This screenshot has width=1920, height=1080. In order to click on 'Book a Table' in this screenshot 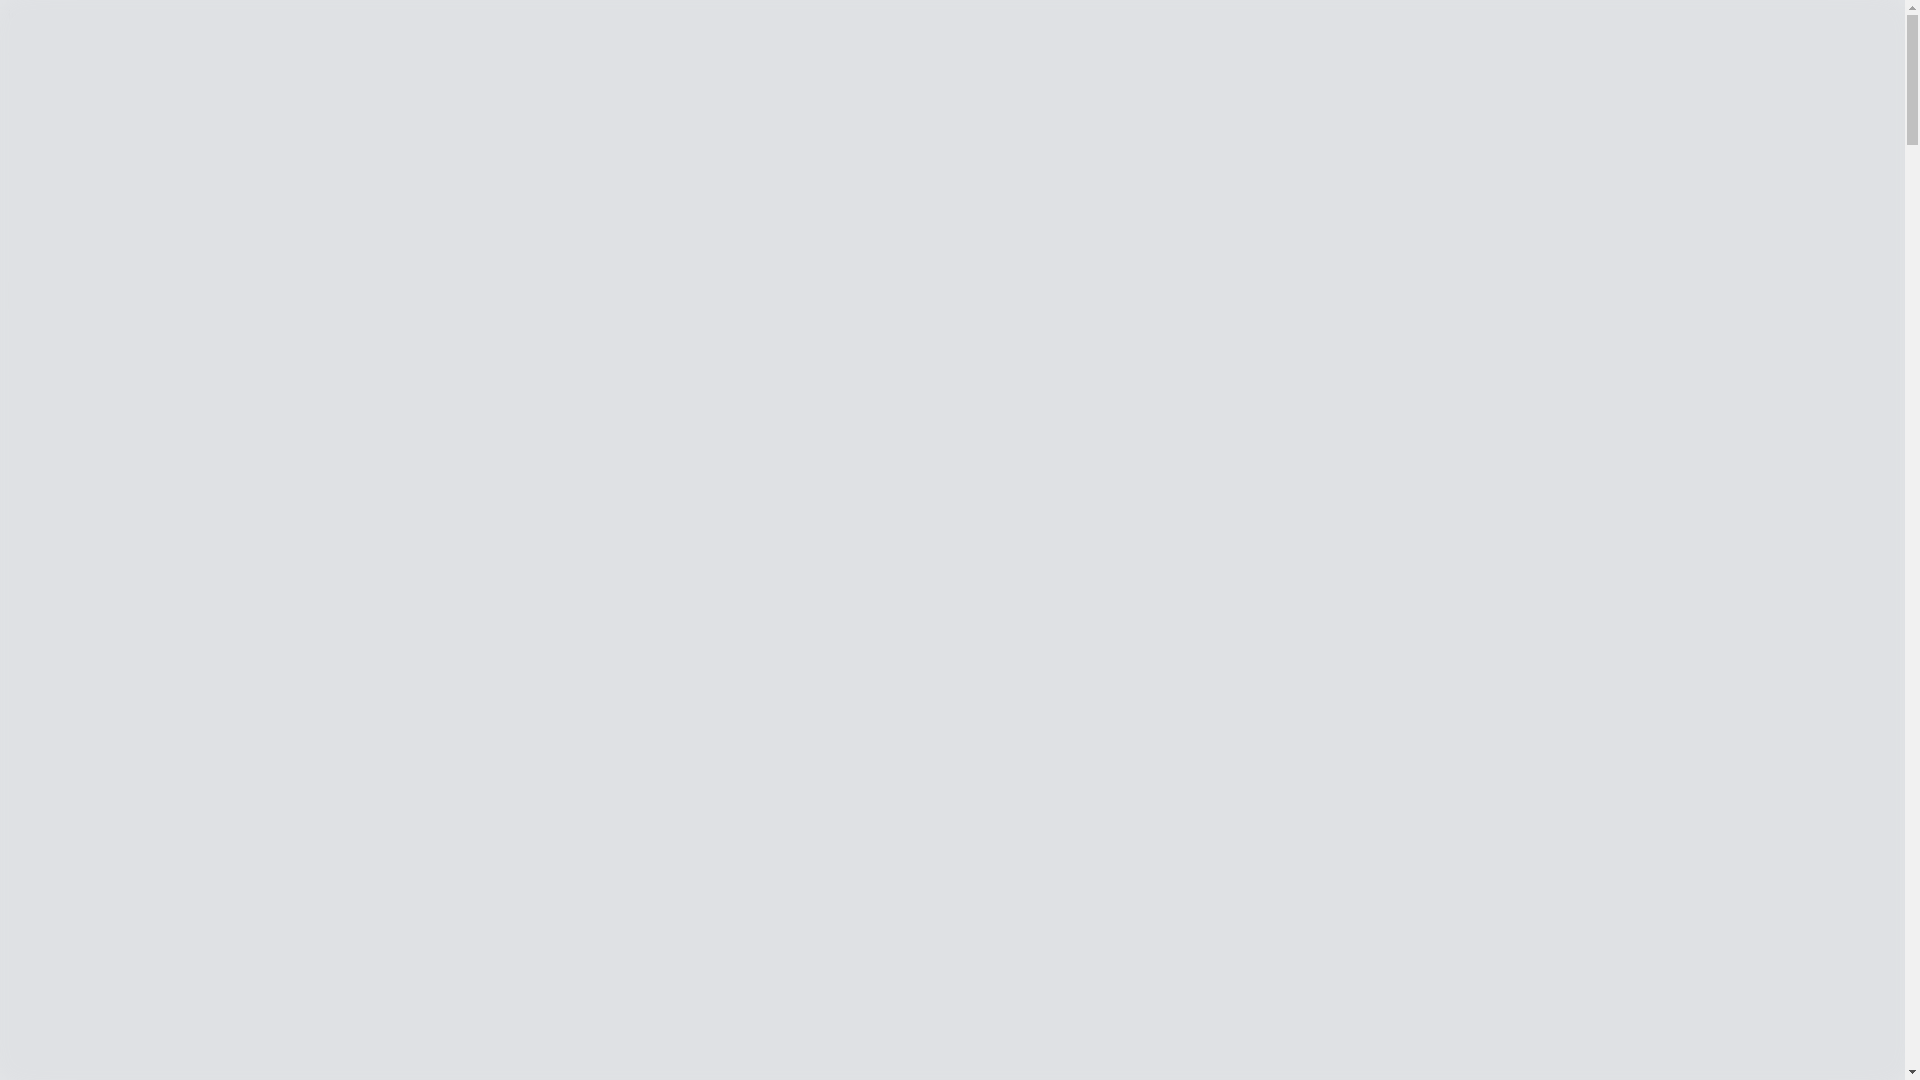, I will do `click(972, 766)`.